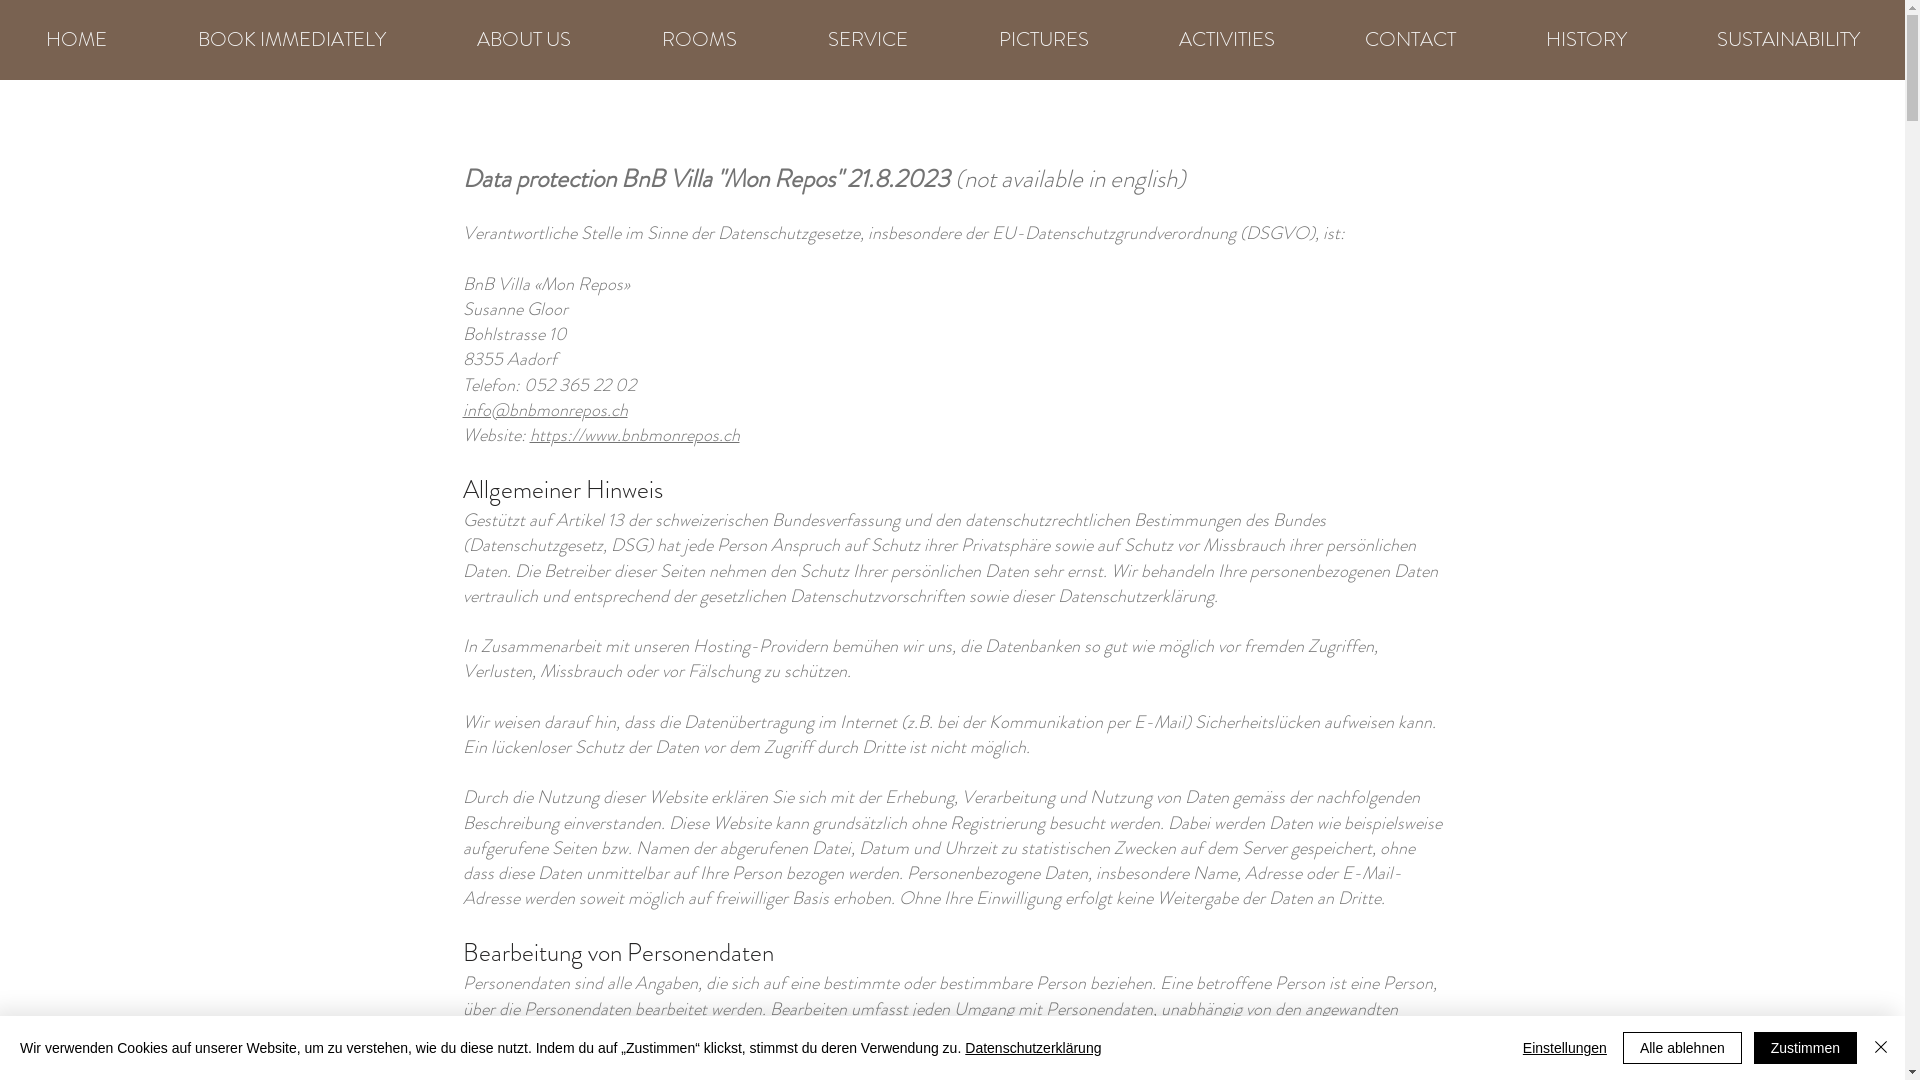  What do you see at coordinates (614, 39) in the screenshot?
I see `'ROOMS'` at bounding box center [614, 39].